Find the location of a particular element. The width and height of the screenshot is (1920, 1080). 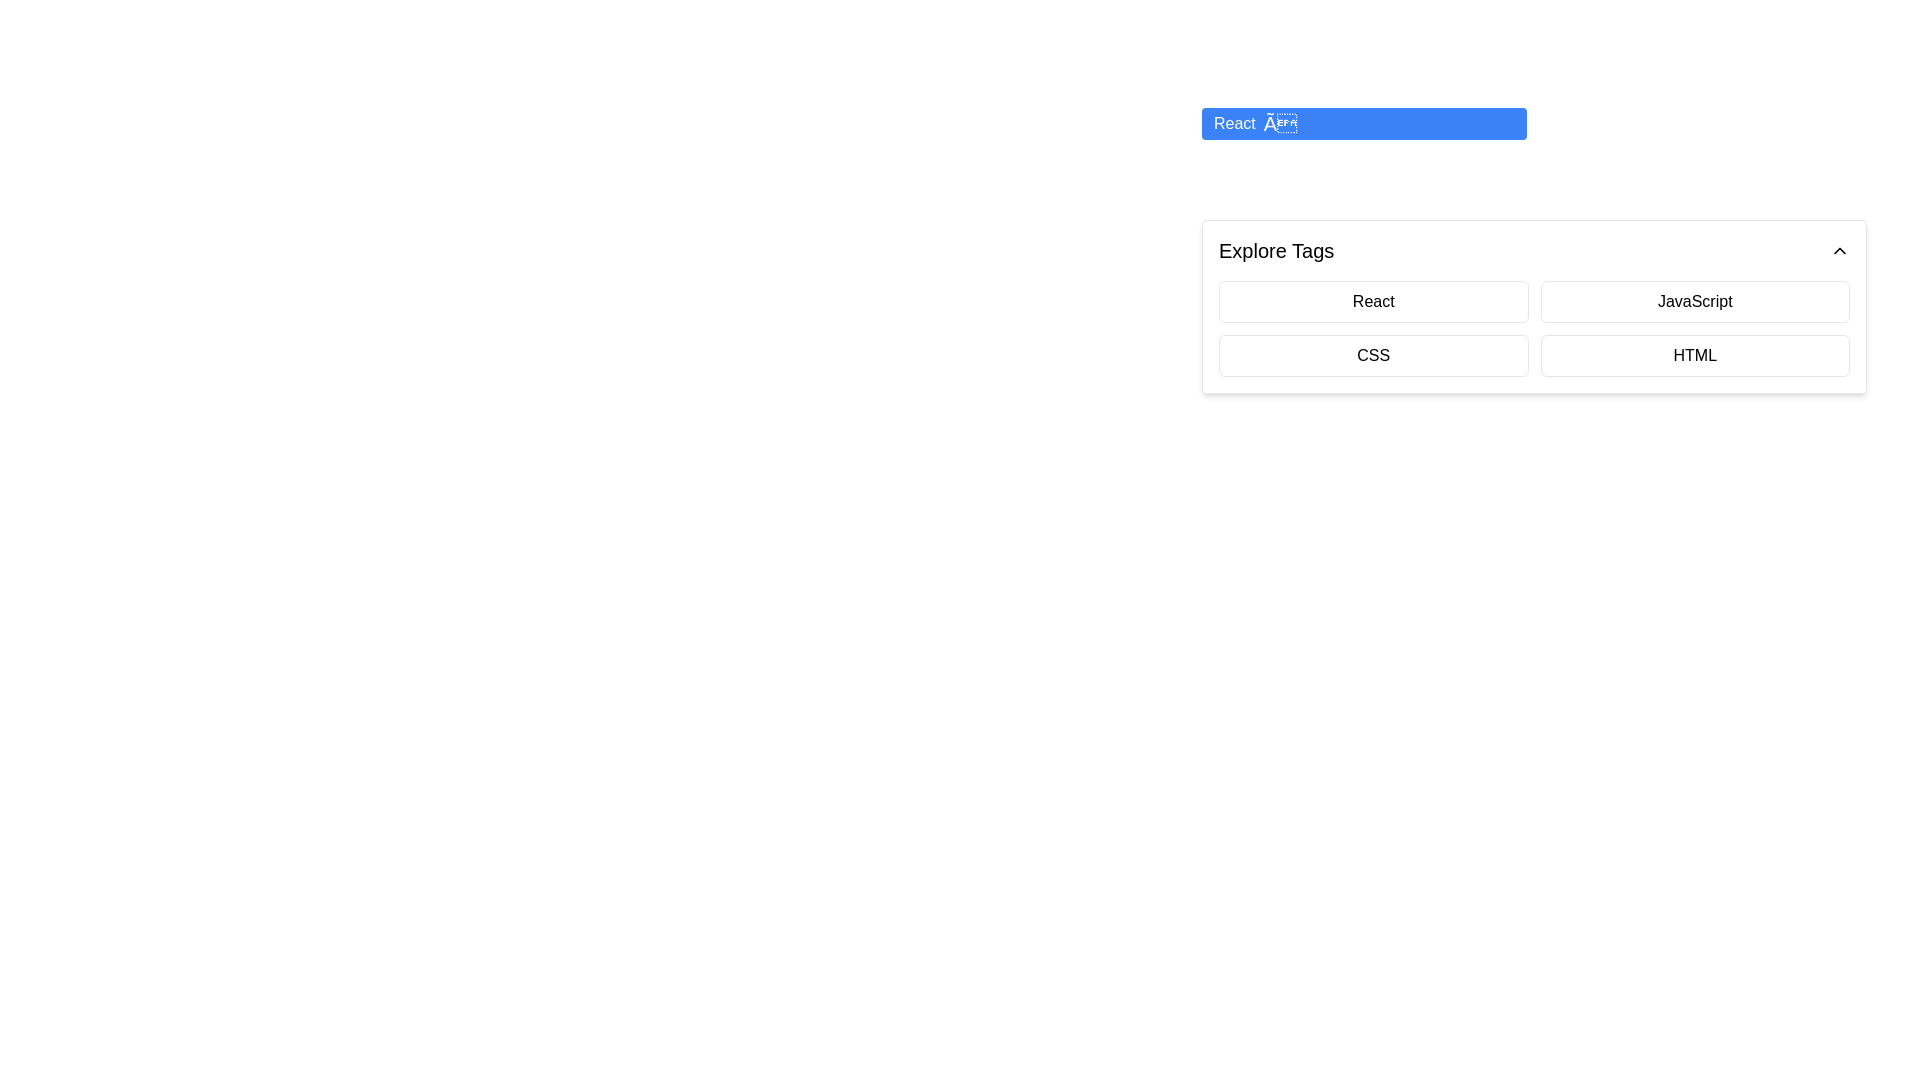

the interactive closing symbol (×) on the first tag element in the grid layout is located at coordinates (1533, 146).